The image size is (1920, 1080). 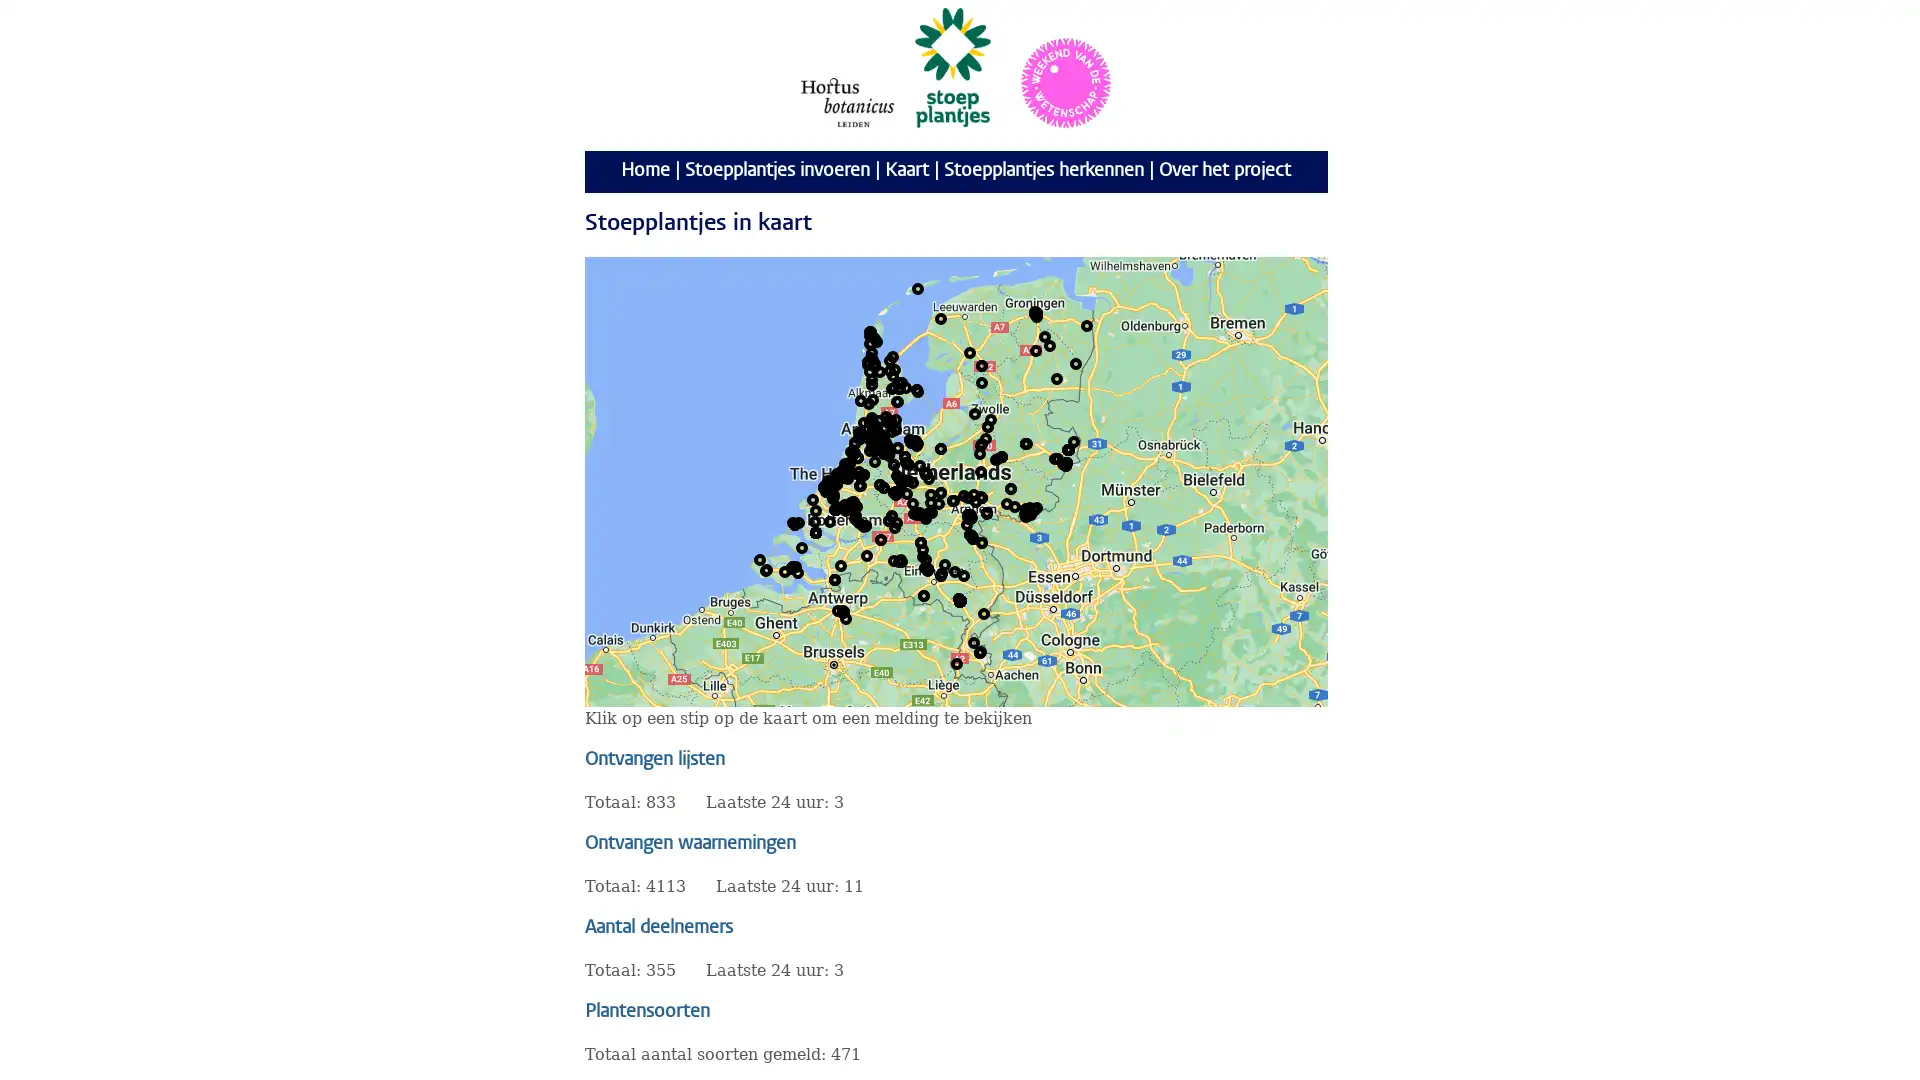 What do you see at coordinates (873, 439) in the screenshot?
I see `Telling van op 11 oktober 2021` at bounding box center [873, 439].